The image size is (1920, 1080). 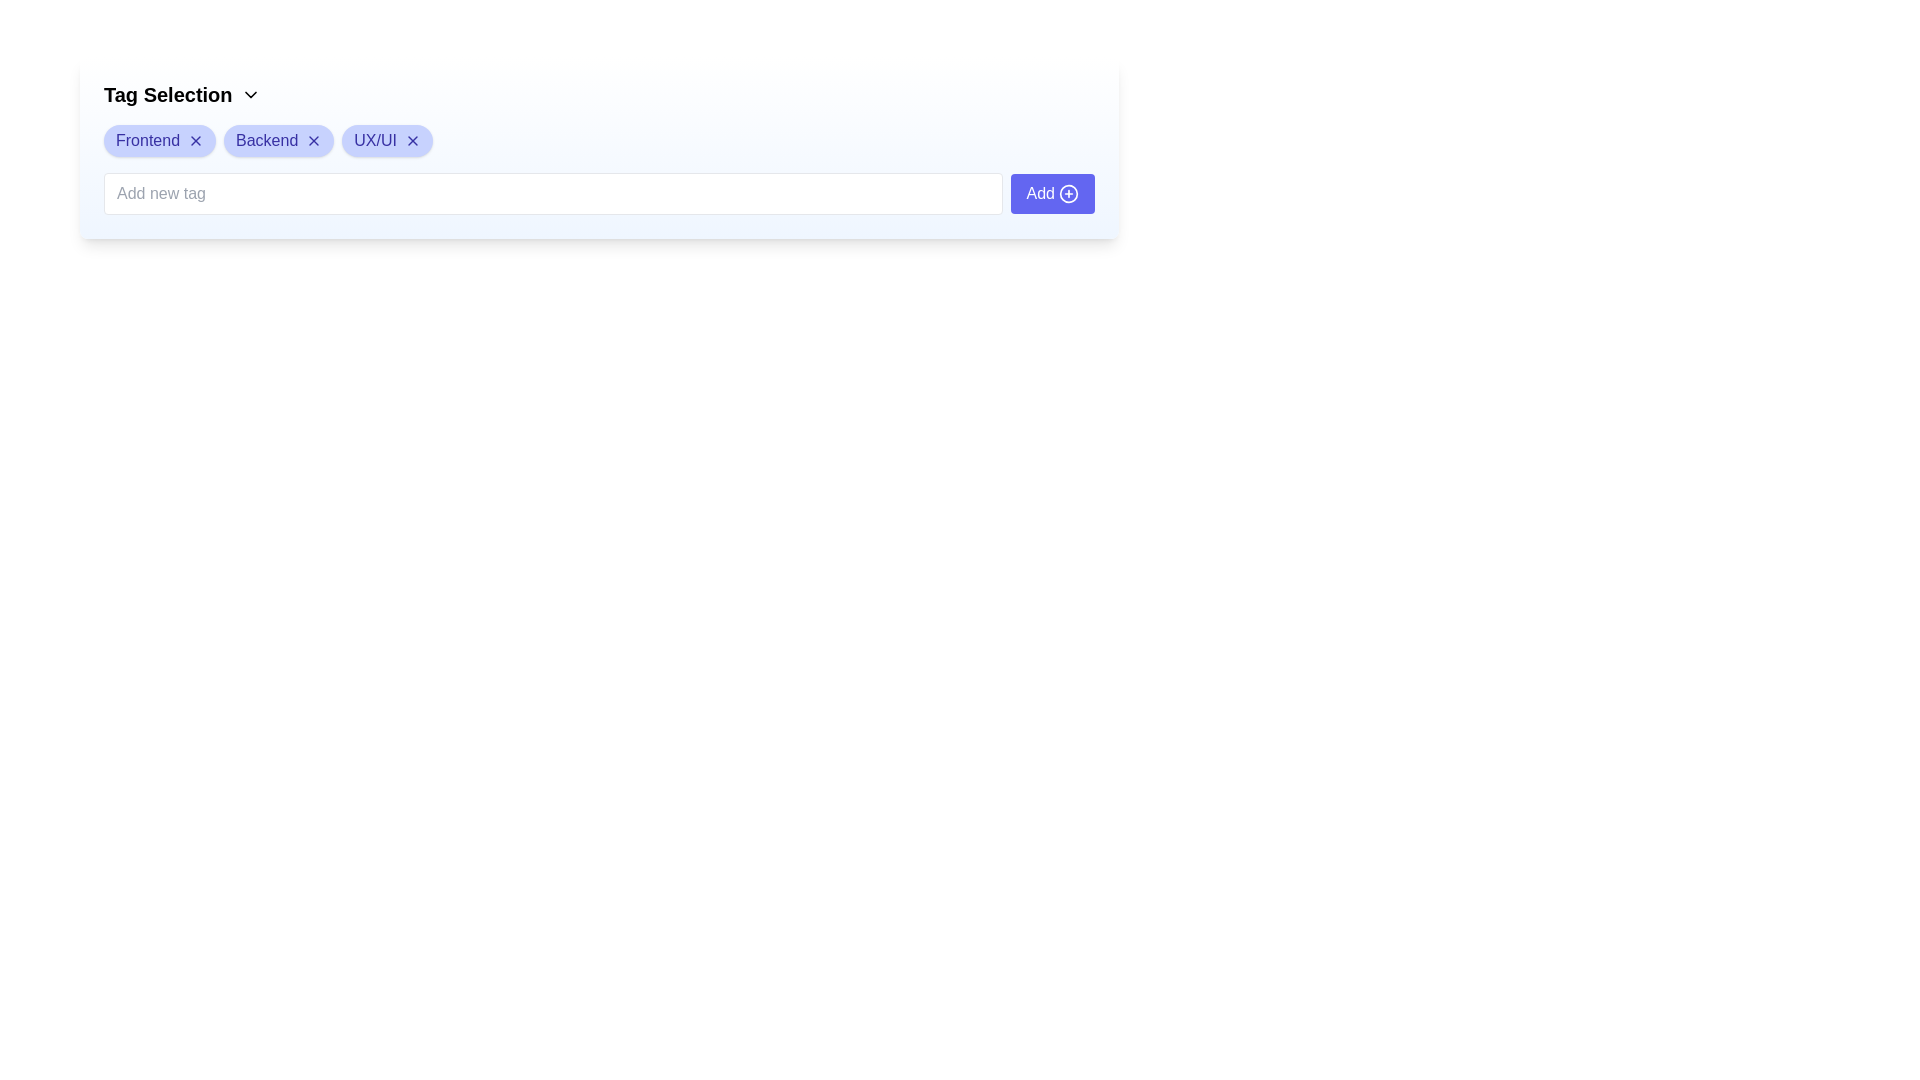 What do you see at coordinates (375, 140) in the screenshot?
I see `the 'UX/UI' text label which is styled with a bold, purple font and located within a rounded, light purple tag-like component` at bounding box center [375, 140].